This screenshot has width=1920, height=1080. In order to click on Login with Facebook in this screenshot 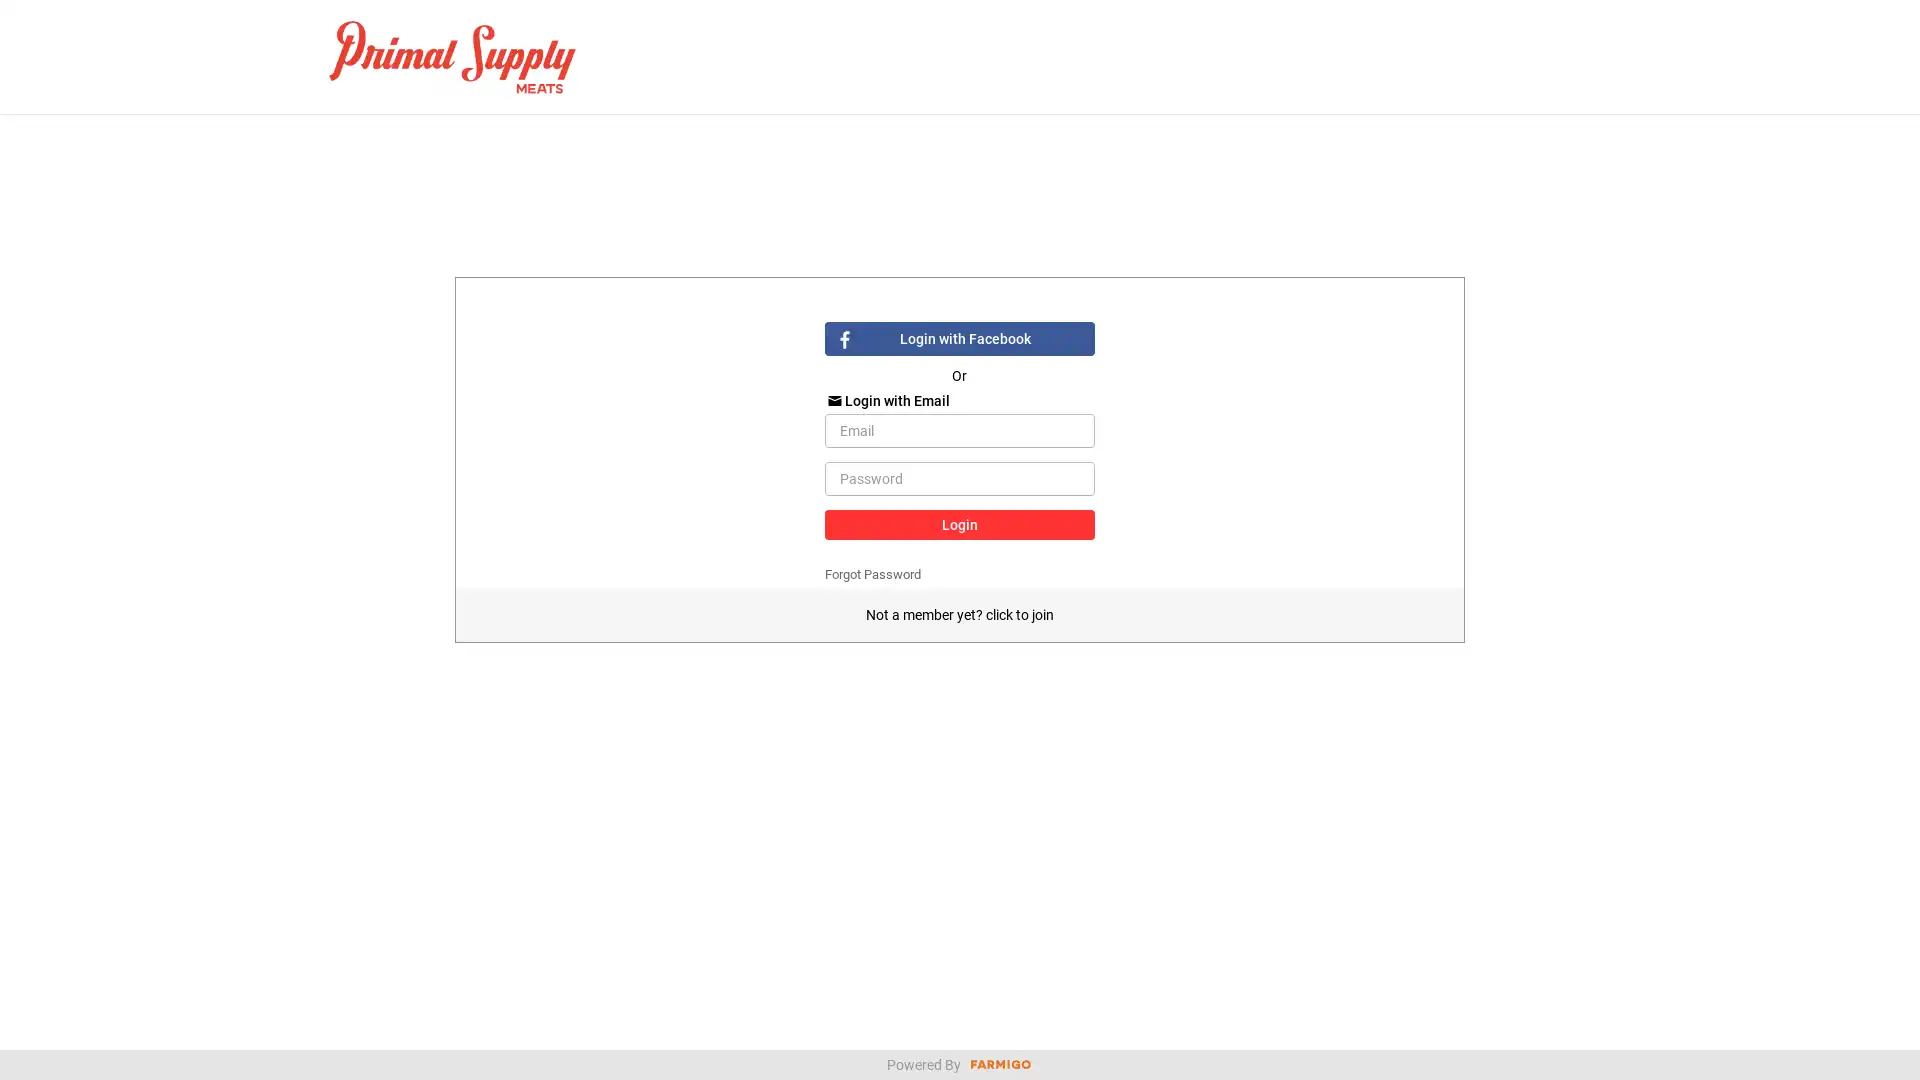, I will do `click(958, 338)`.